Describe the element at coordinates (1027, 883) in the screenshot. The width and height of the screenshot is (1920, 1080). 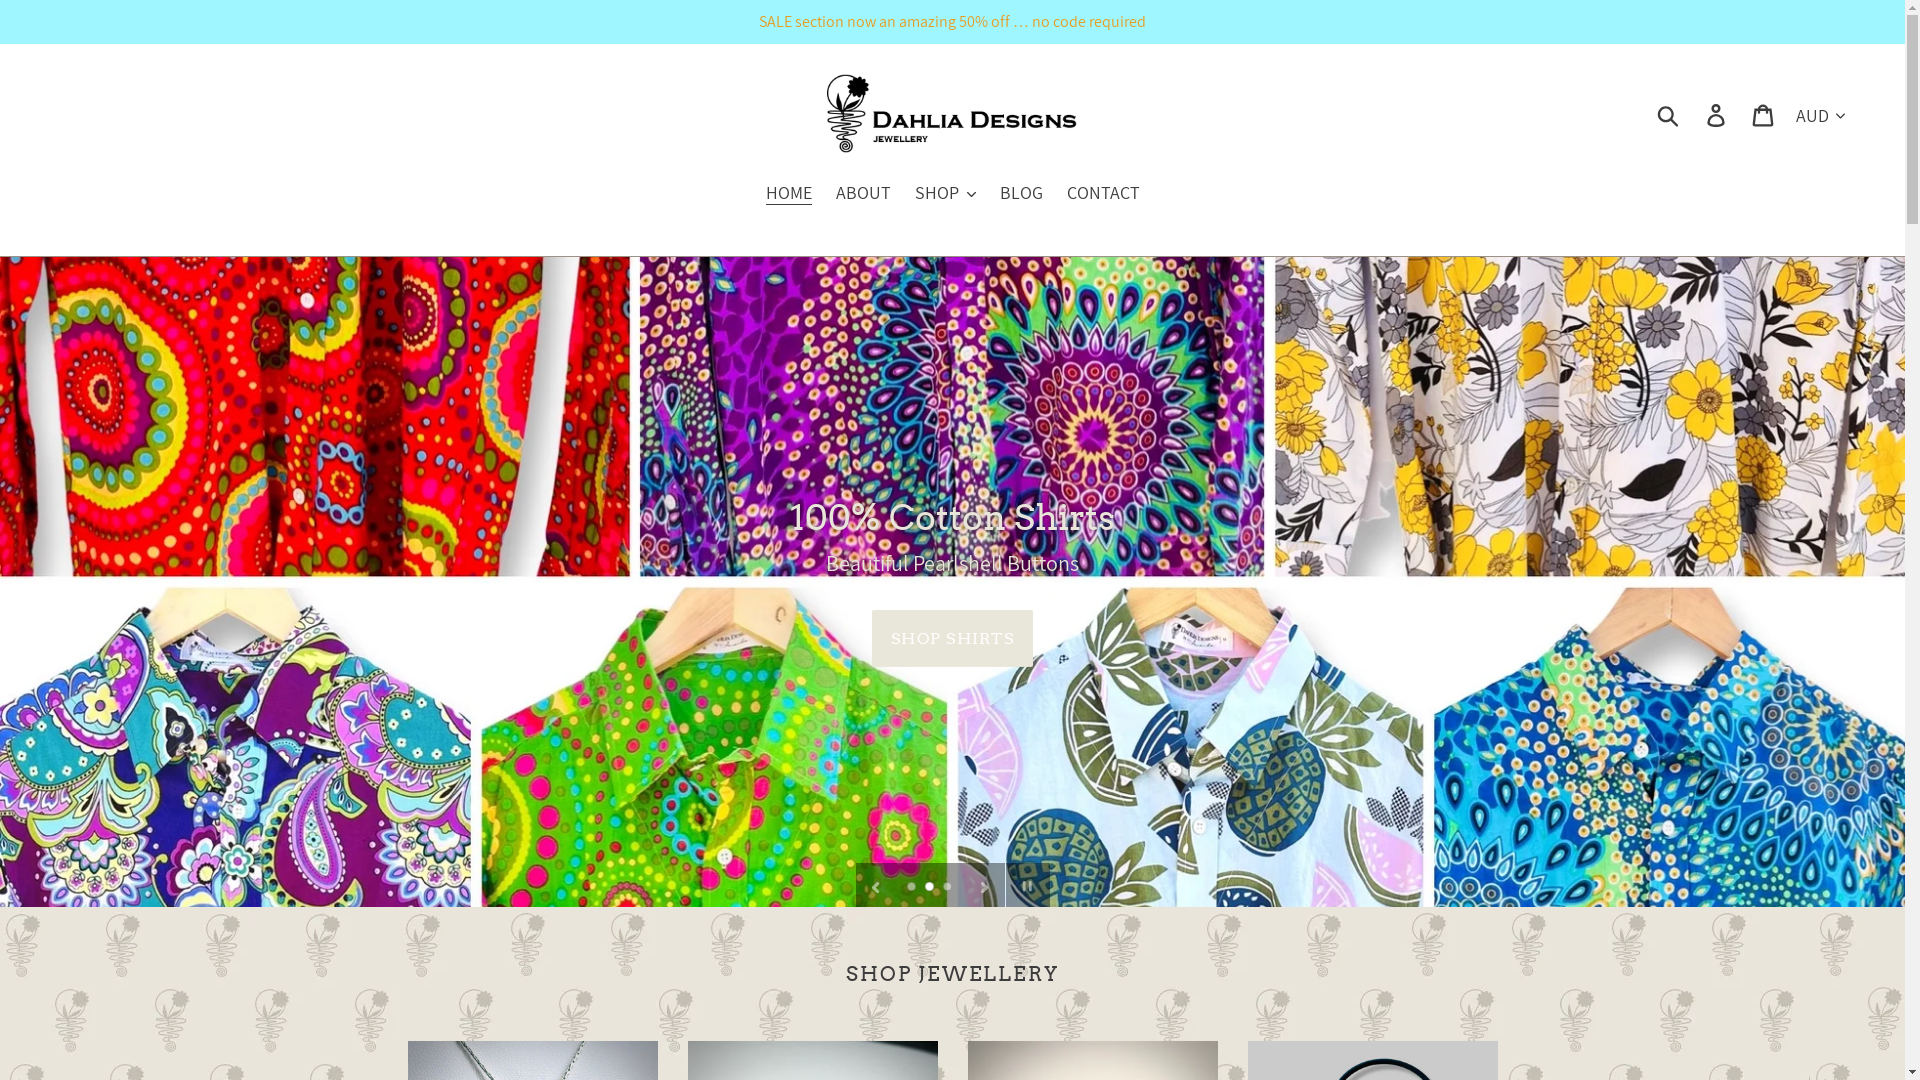
I see `'Pause slideshow'` at that location.